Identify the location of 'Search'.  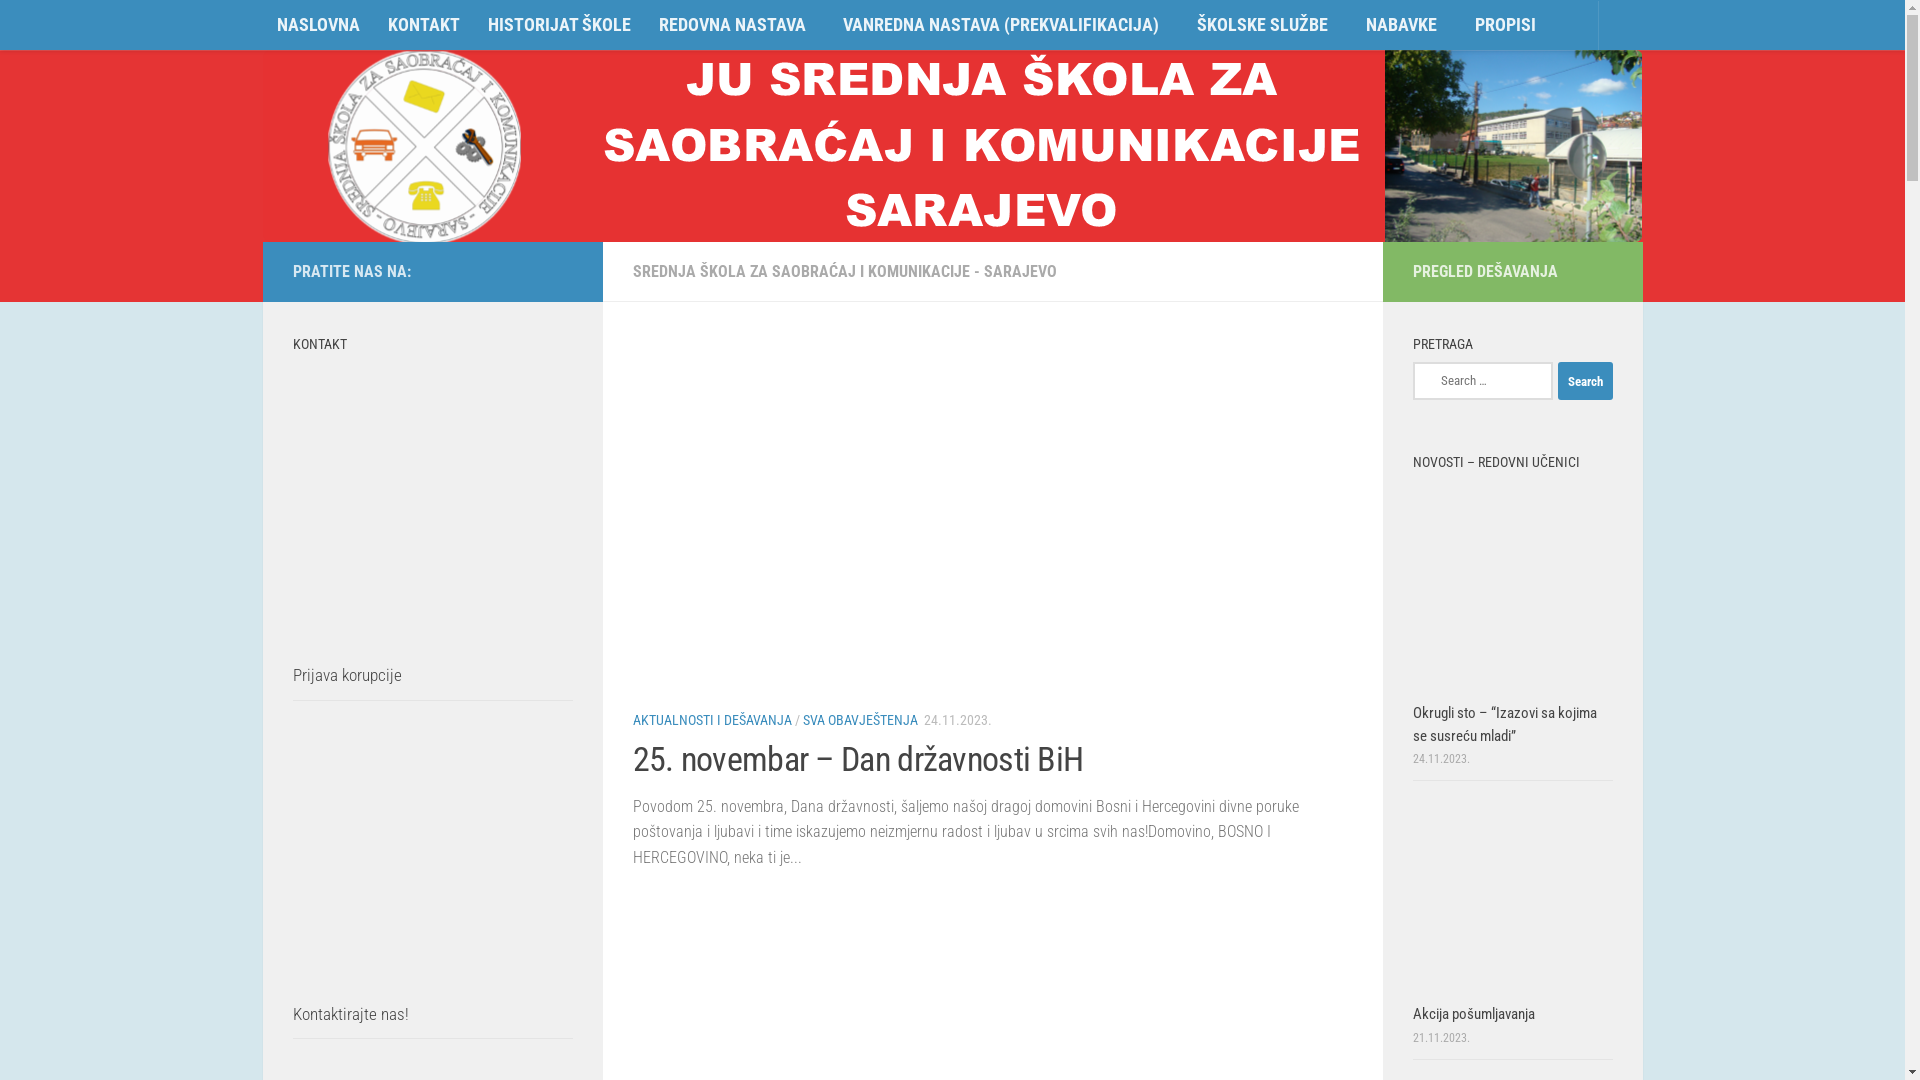
(1584, 381).